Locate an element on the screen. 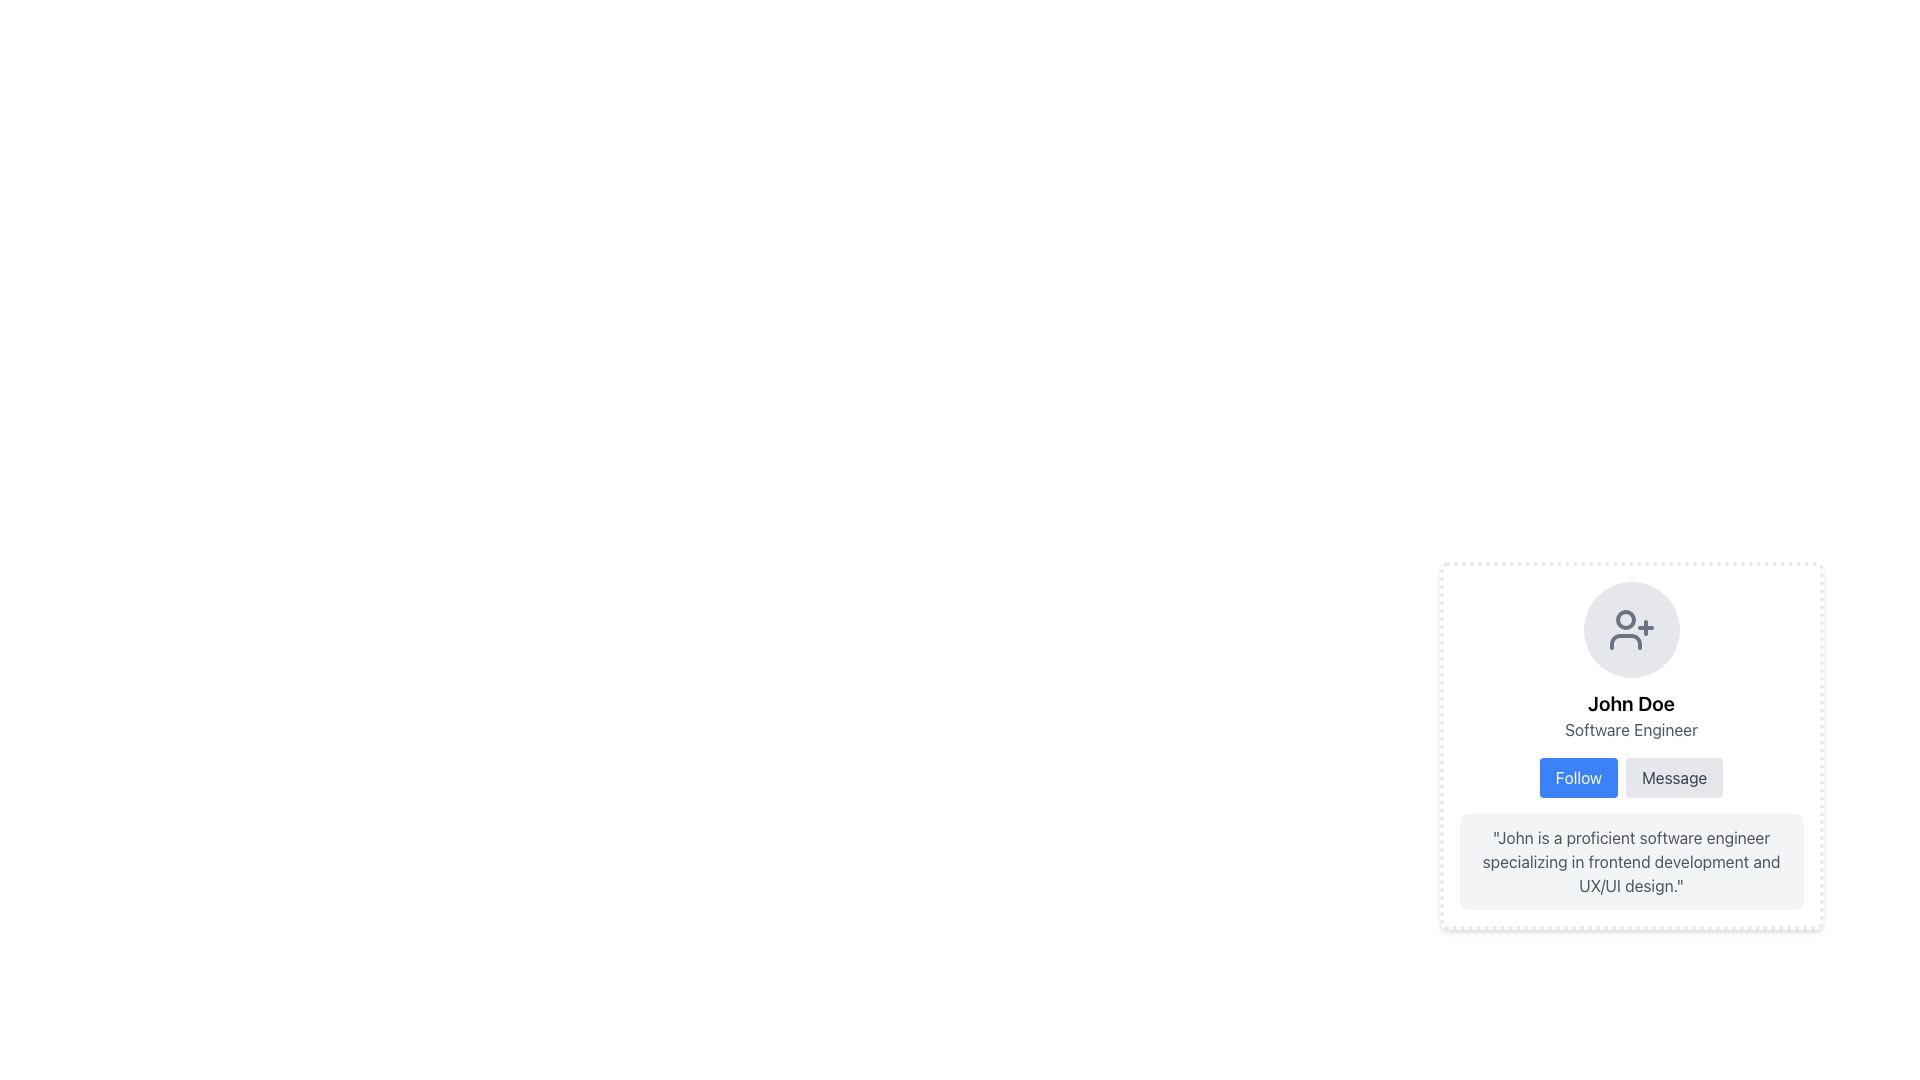 This screenshot has width=1920, height=1080. the text block displaying 'John is a proficient software engineer specializing in frontend development and UX/UI design.' located at the bottom of the profile card, beneath the Follow and Message buttons is located at coordinates (1631, 860).